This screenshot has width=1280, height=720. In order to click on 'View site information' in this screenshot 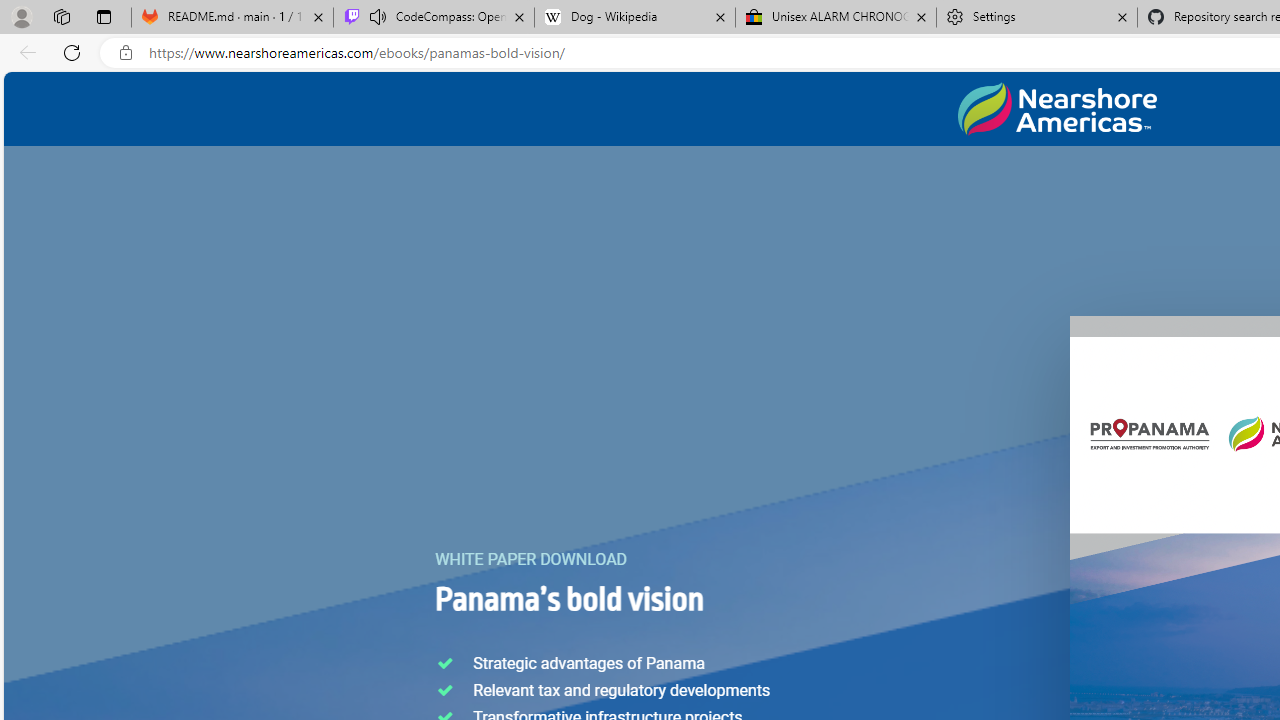, I will do `click(125, 52)`.